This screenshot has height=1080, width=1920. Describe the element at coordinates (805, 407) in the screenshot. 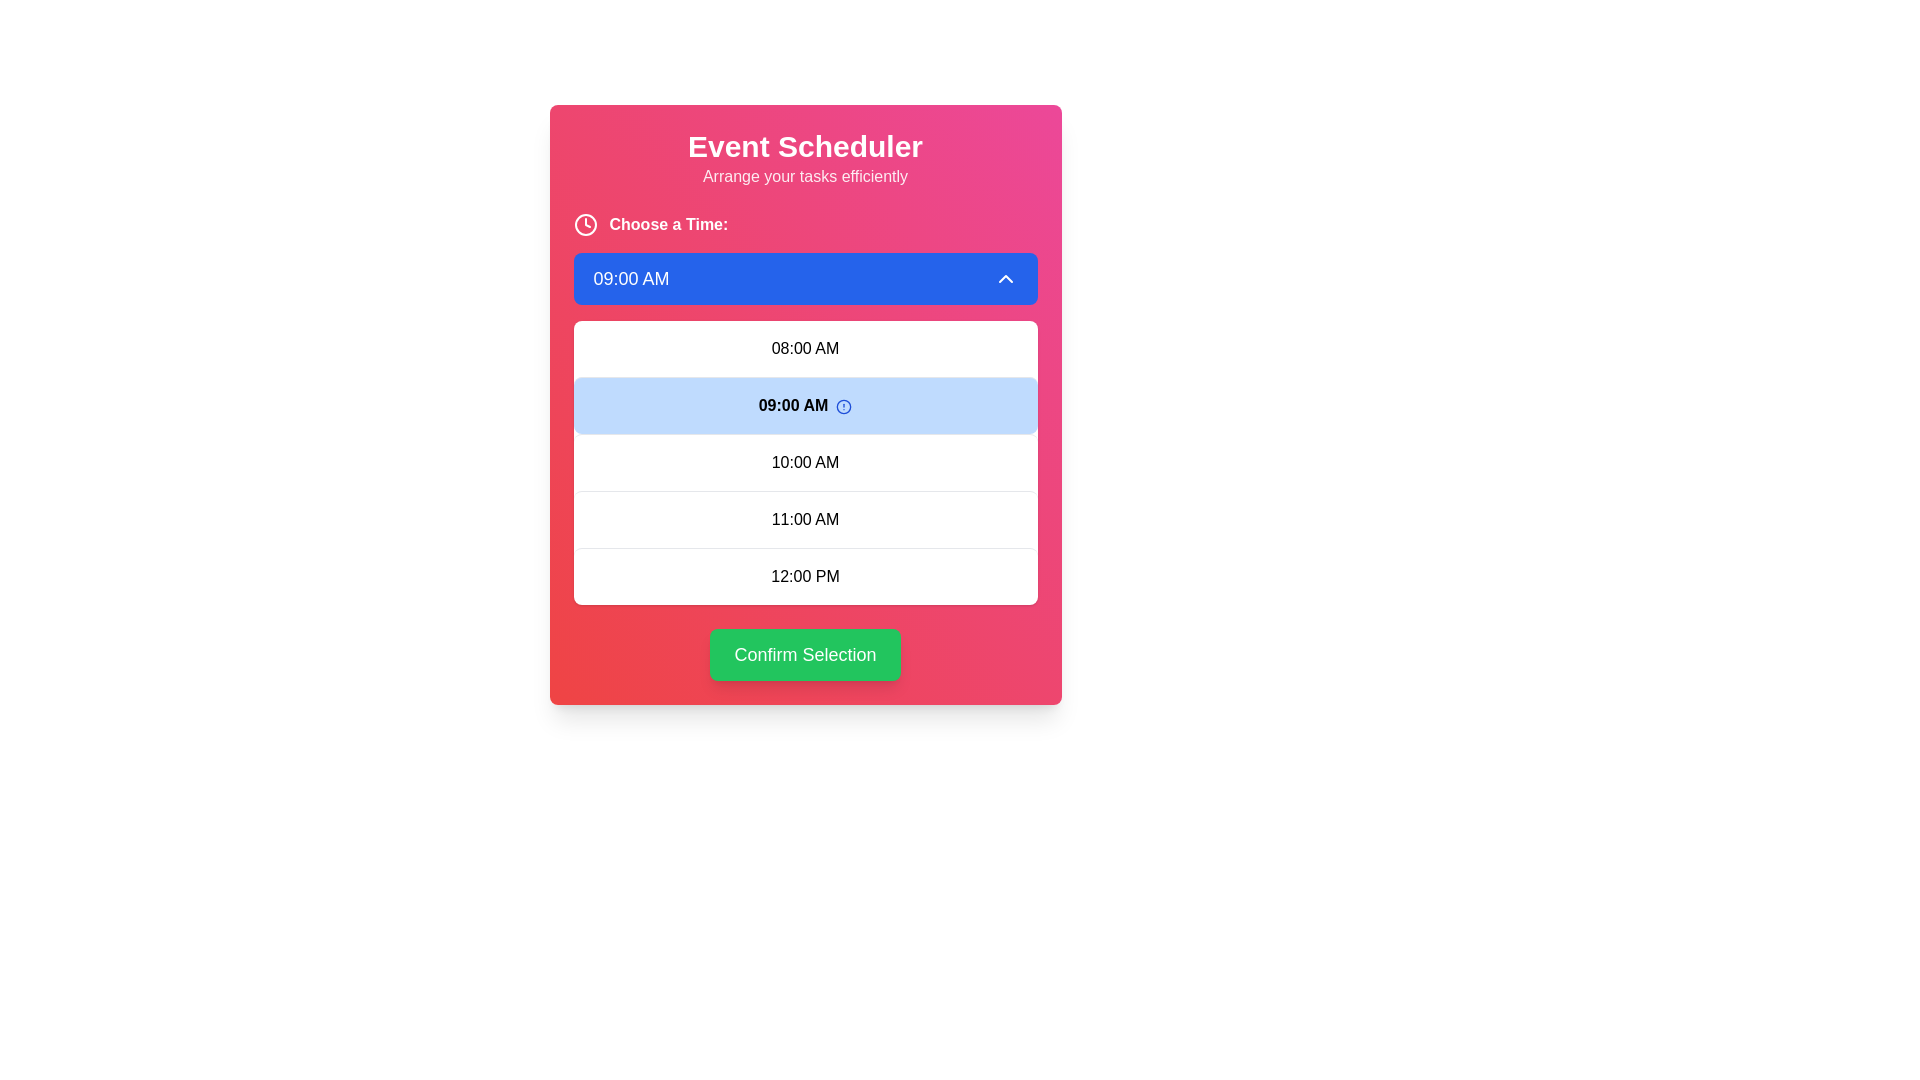

I see `the selectable option '09:00 AM' in the dropdown menu, which is the second option listed below '08:00 AM' and above '10:00 AM'` at that location.